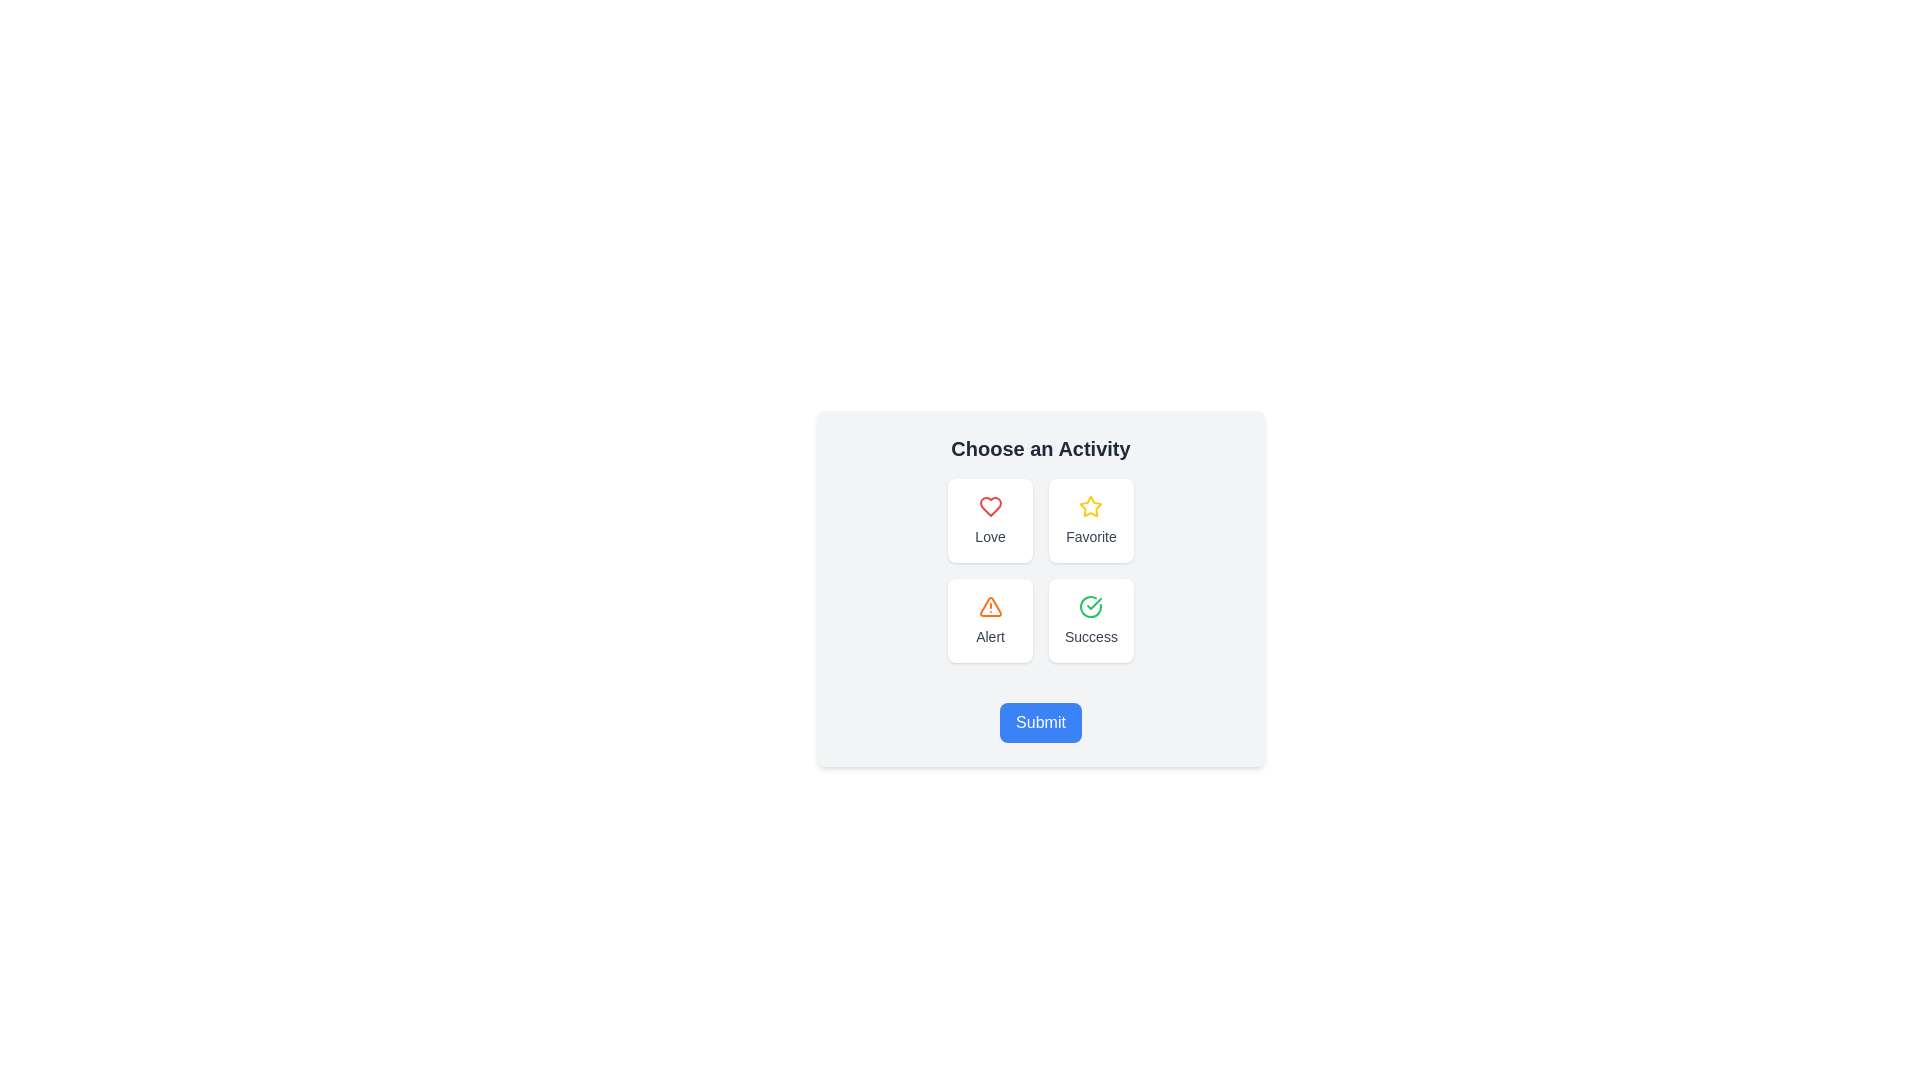 The image size is (1920, 1080). I want to click on the uppermost part of the triangular alert icon located in the bottom-left section of the four-button grid, so click(990, 605).